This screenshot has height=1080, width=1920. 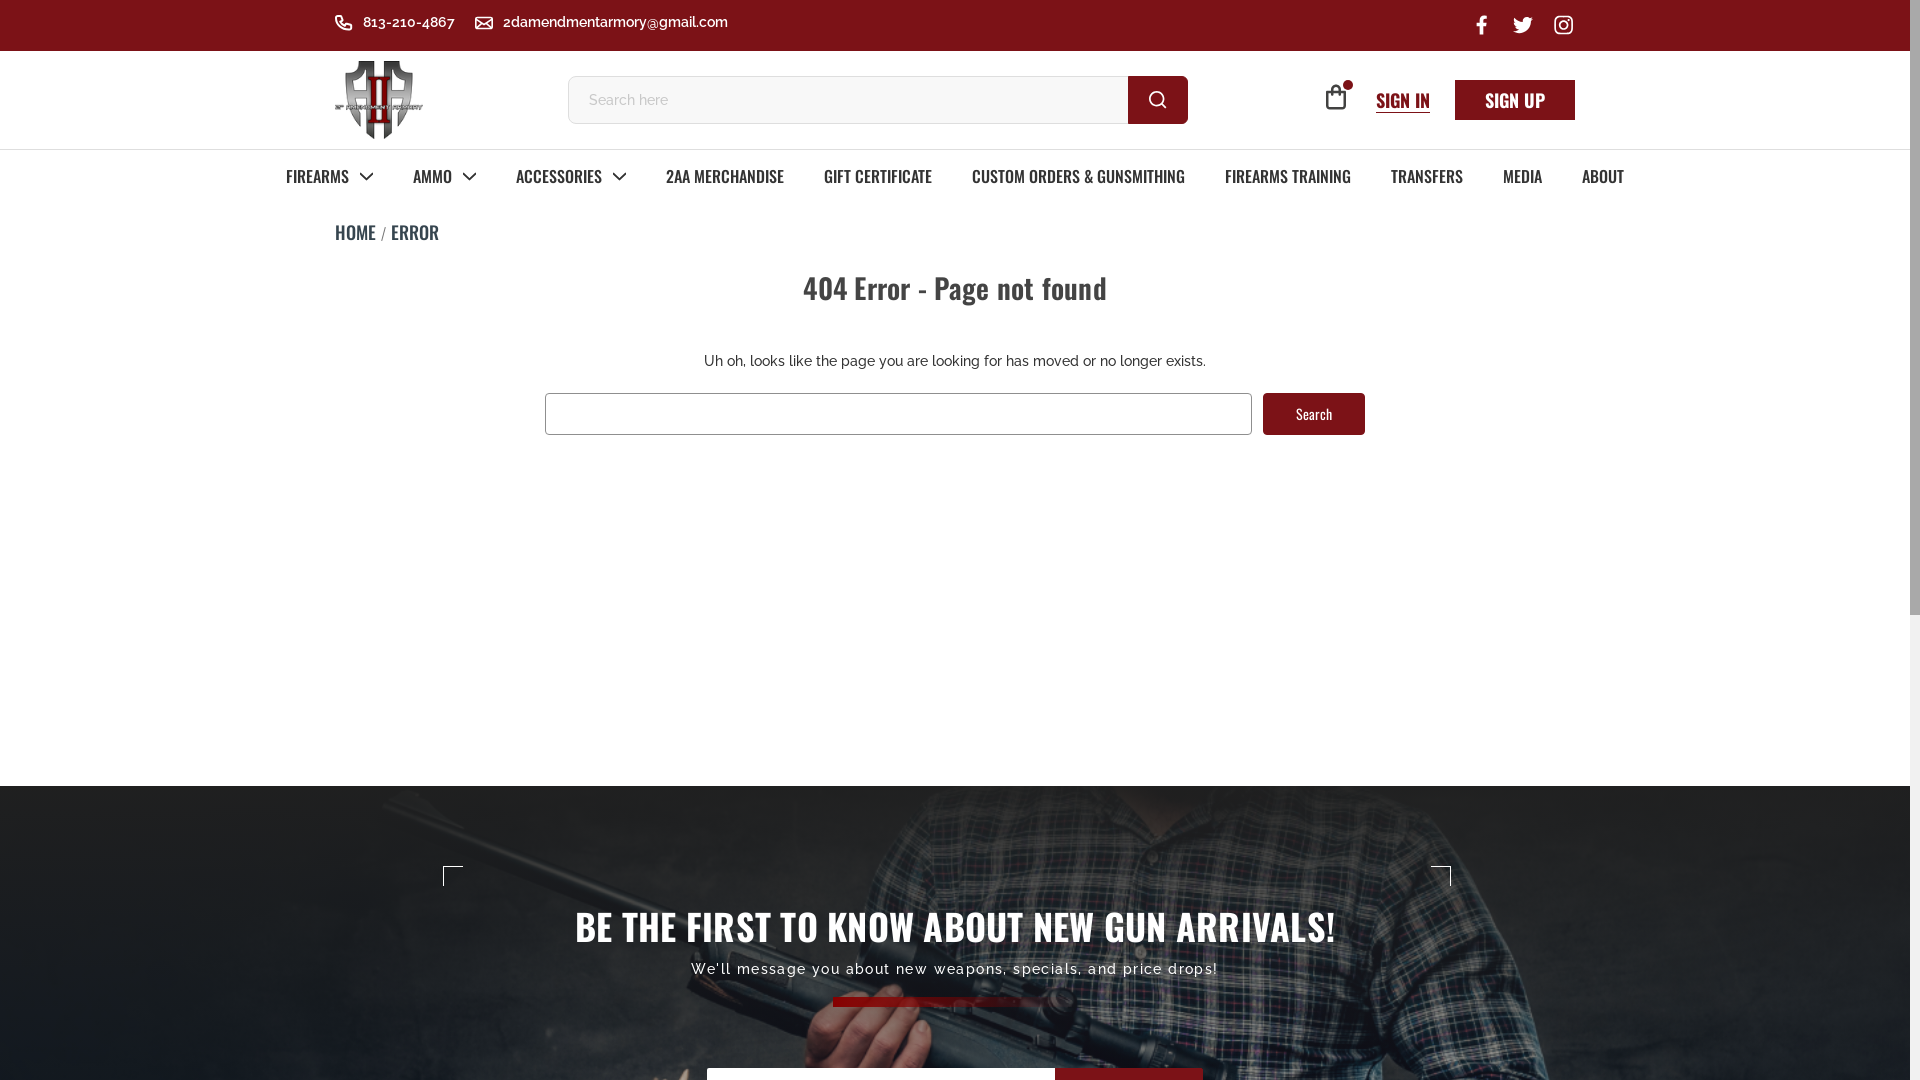 I want to click on '2nd Amendment Armory', so click(x=379, y=100).